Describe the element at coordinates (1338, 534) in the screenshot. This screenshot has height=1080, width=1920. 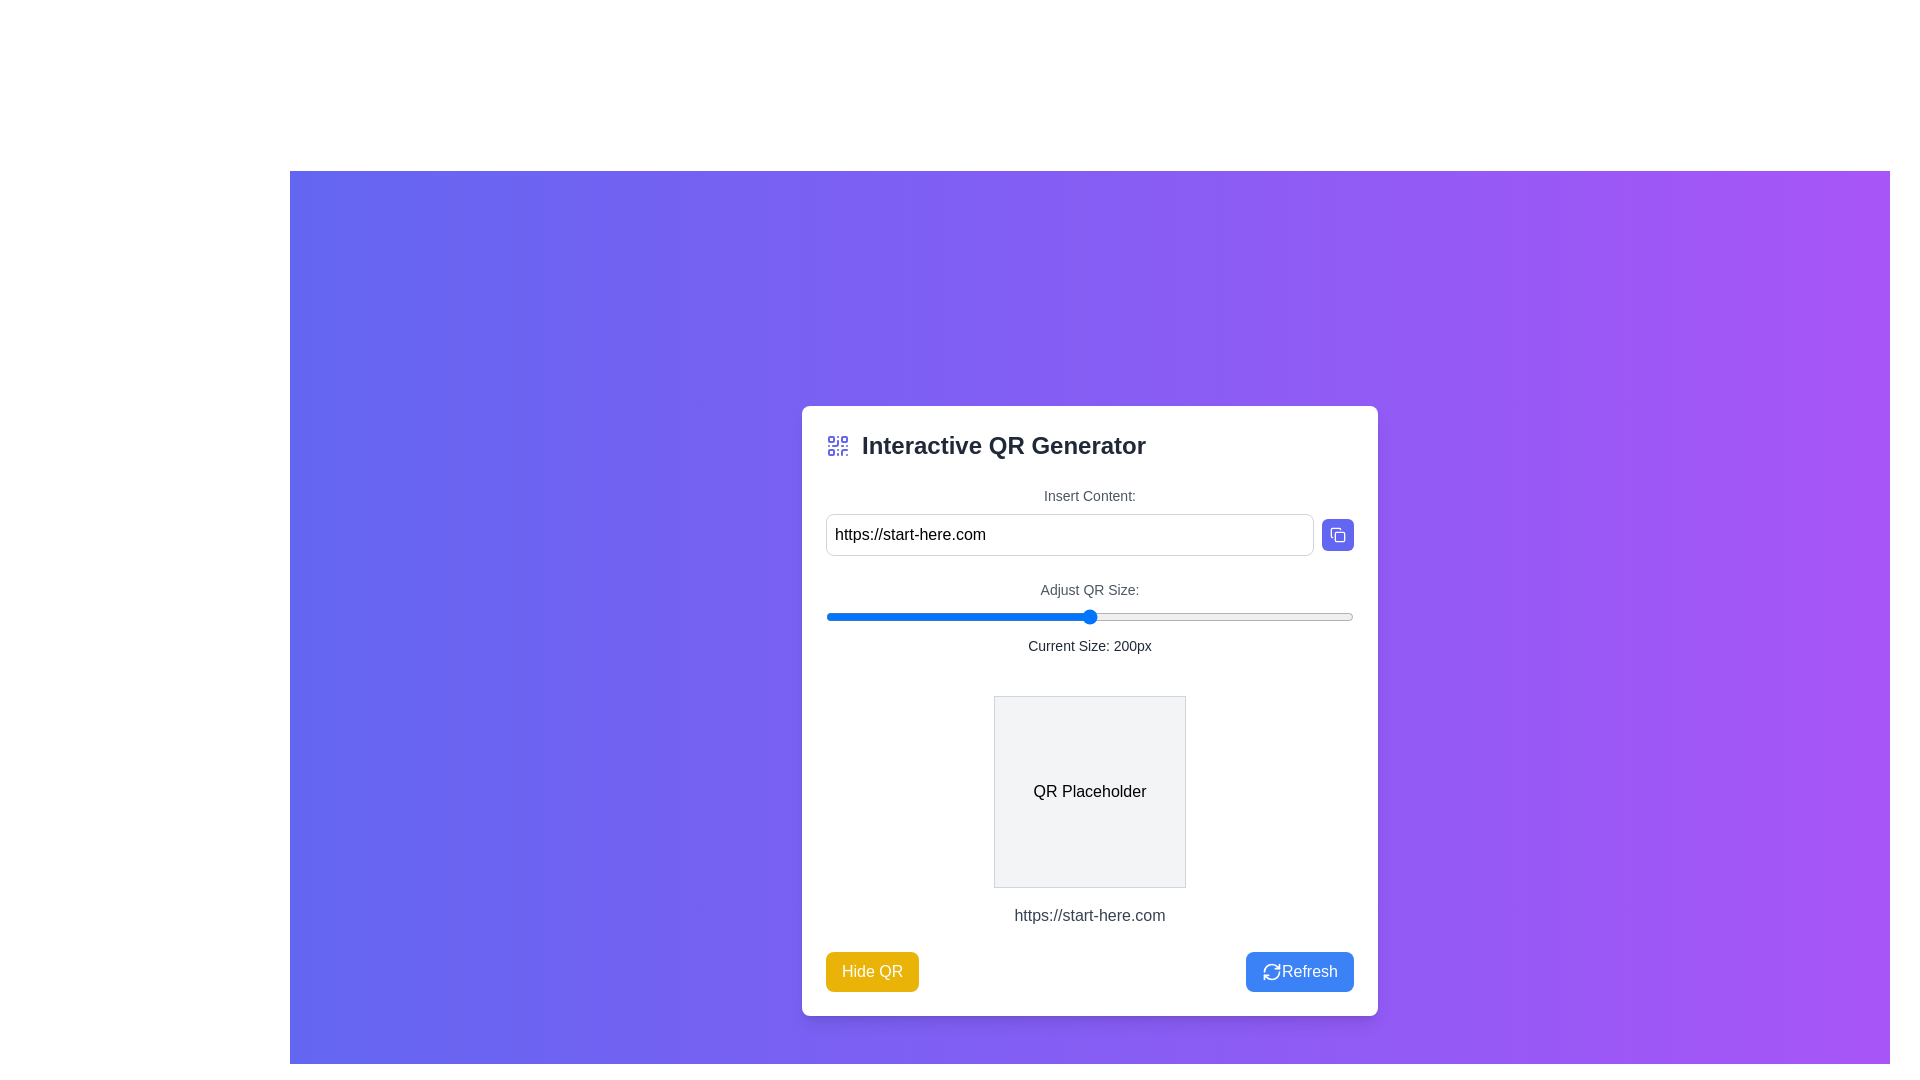
I see `the copy button located to the right of the input field displaying 'https://start-here.com'` at that location.